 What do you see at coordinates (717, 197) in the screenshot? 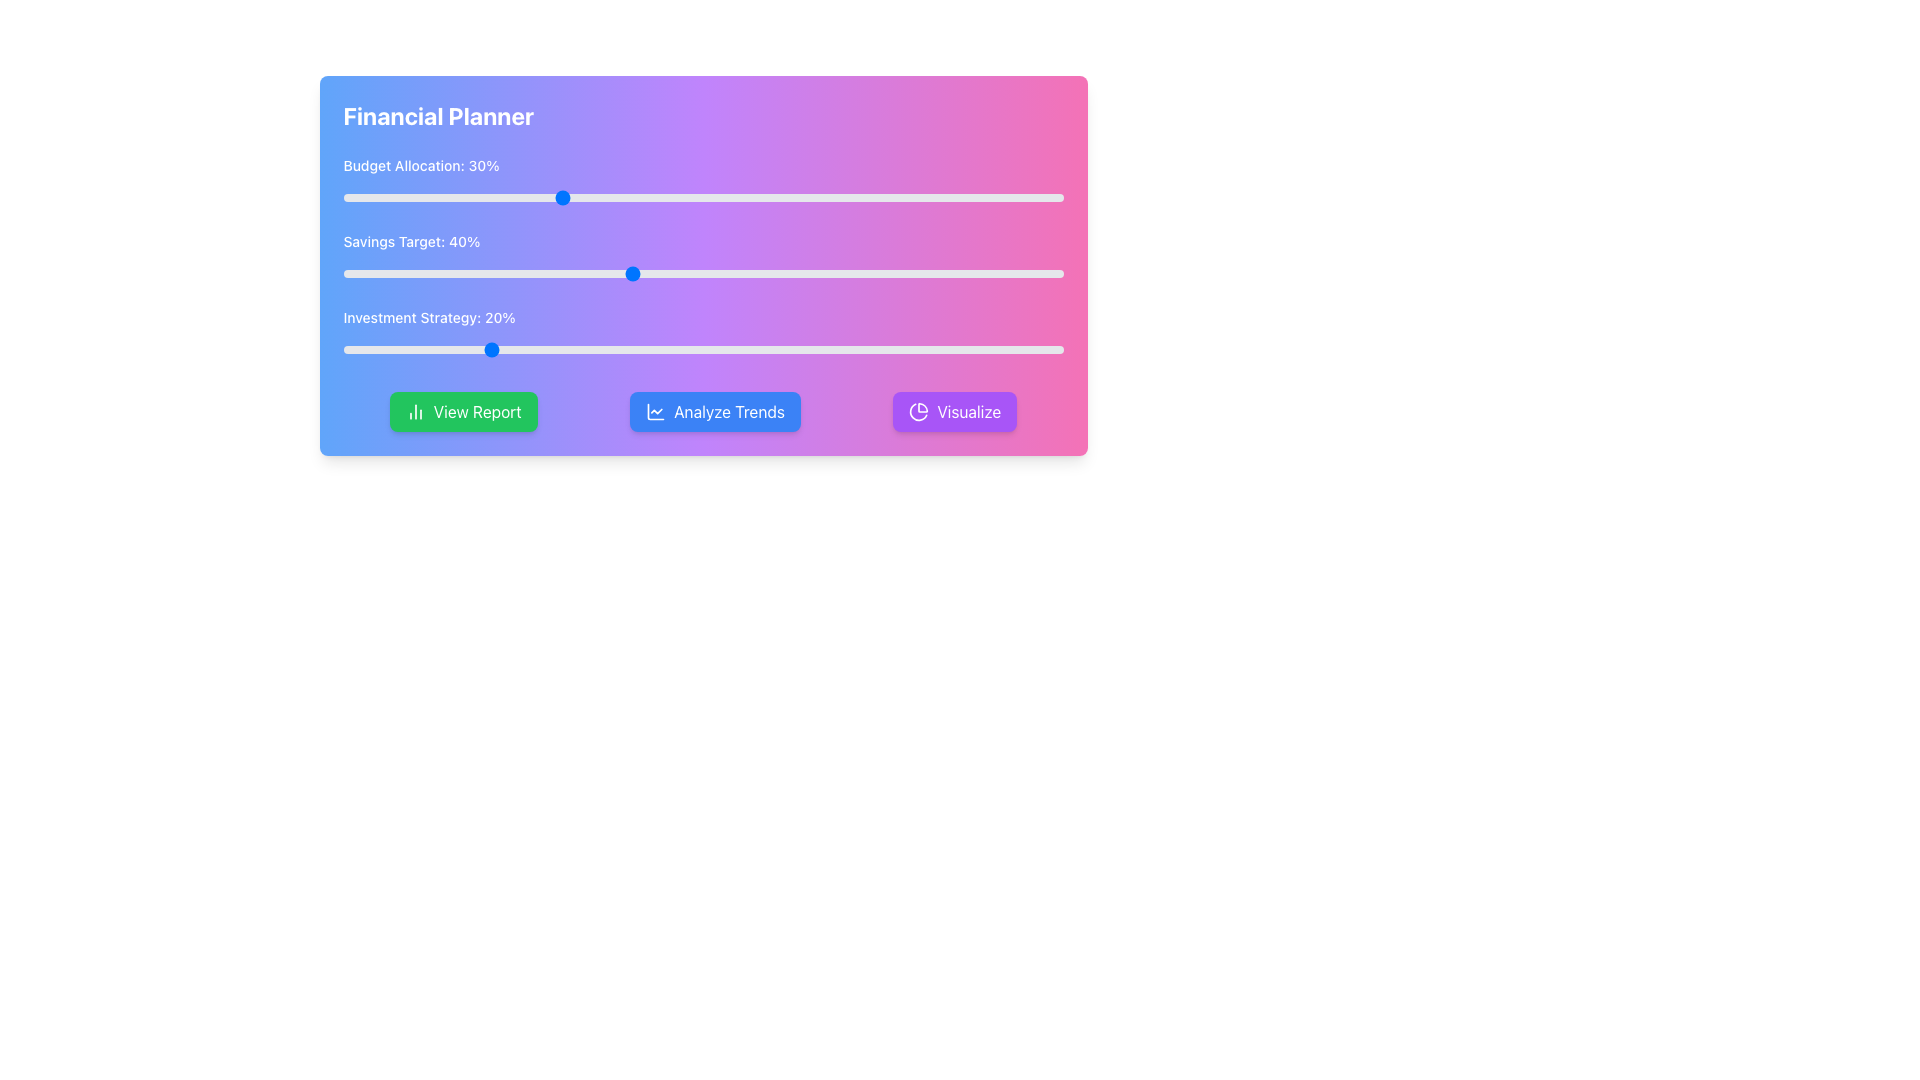
I see `the slider value` at bounding box center [717, 197].